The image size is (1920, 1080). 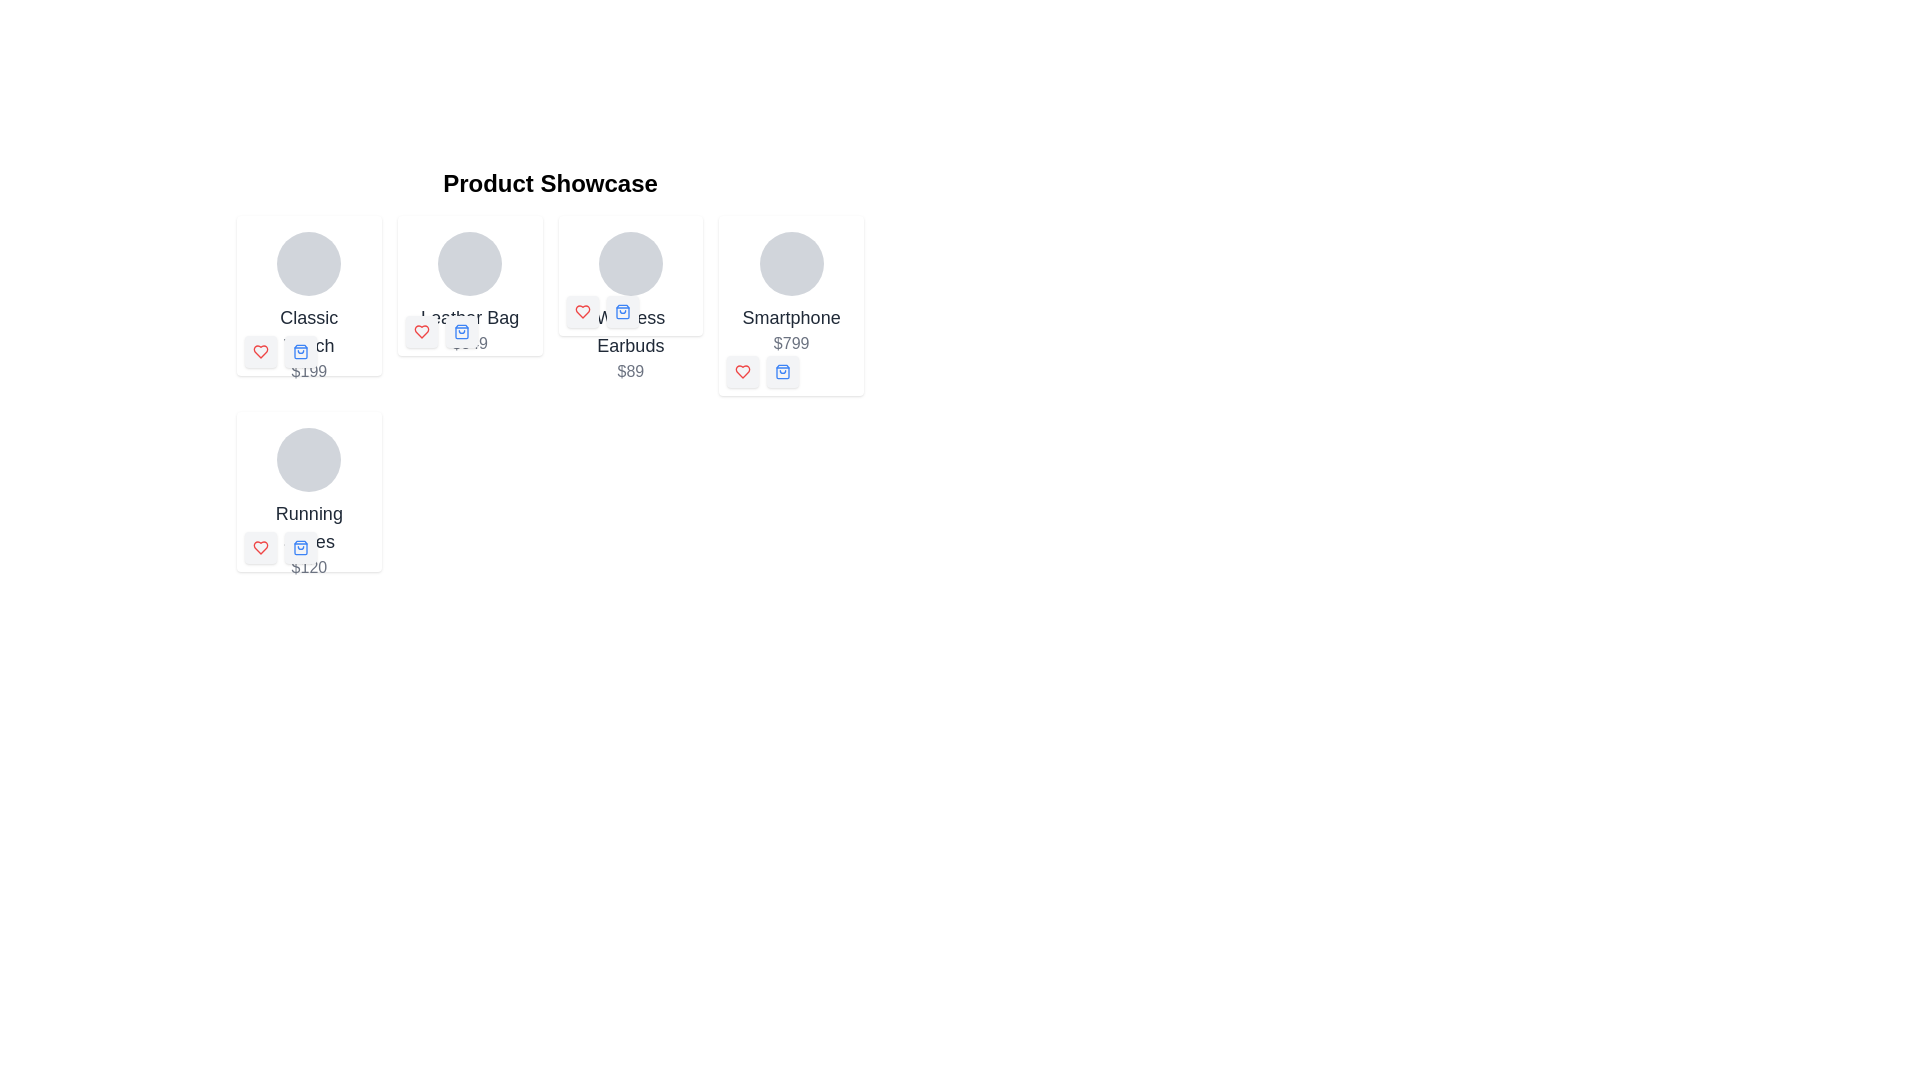 What do you see at coordinates (742, 371) in the screenshot?
I see `the 'favorite' button located at the bottom-left corner of the 'Smartphone' product card to mark it as a favorite or like it` at bounding box center [742, 371].